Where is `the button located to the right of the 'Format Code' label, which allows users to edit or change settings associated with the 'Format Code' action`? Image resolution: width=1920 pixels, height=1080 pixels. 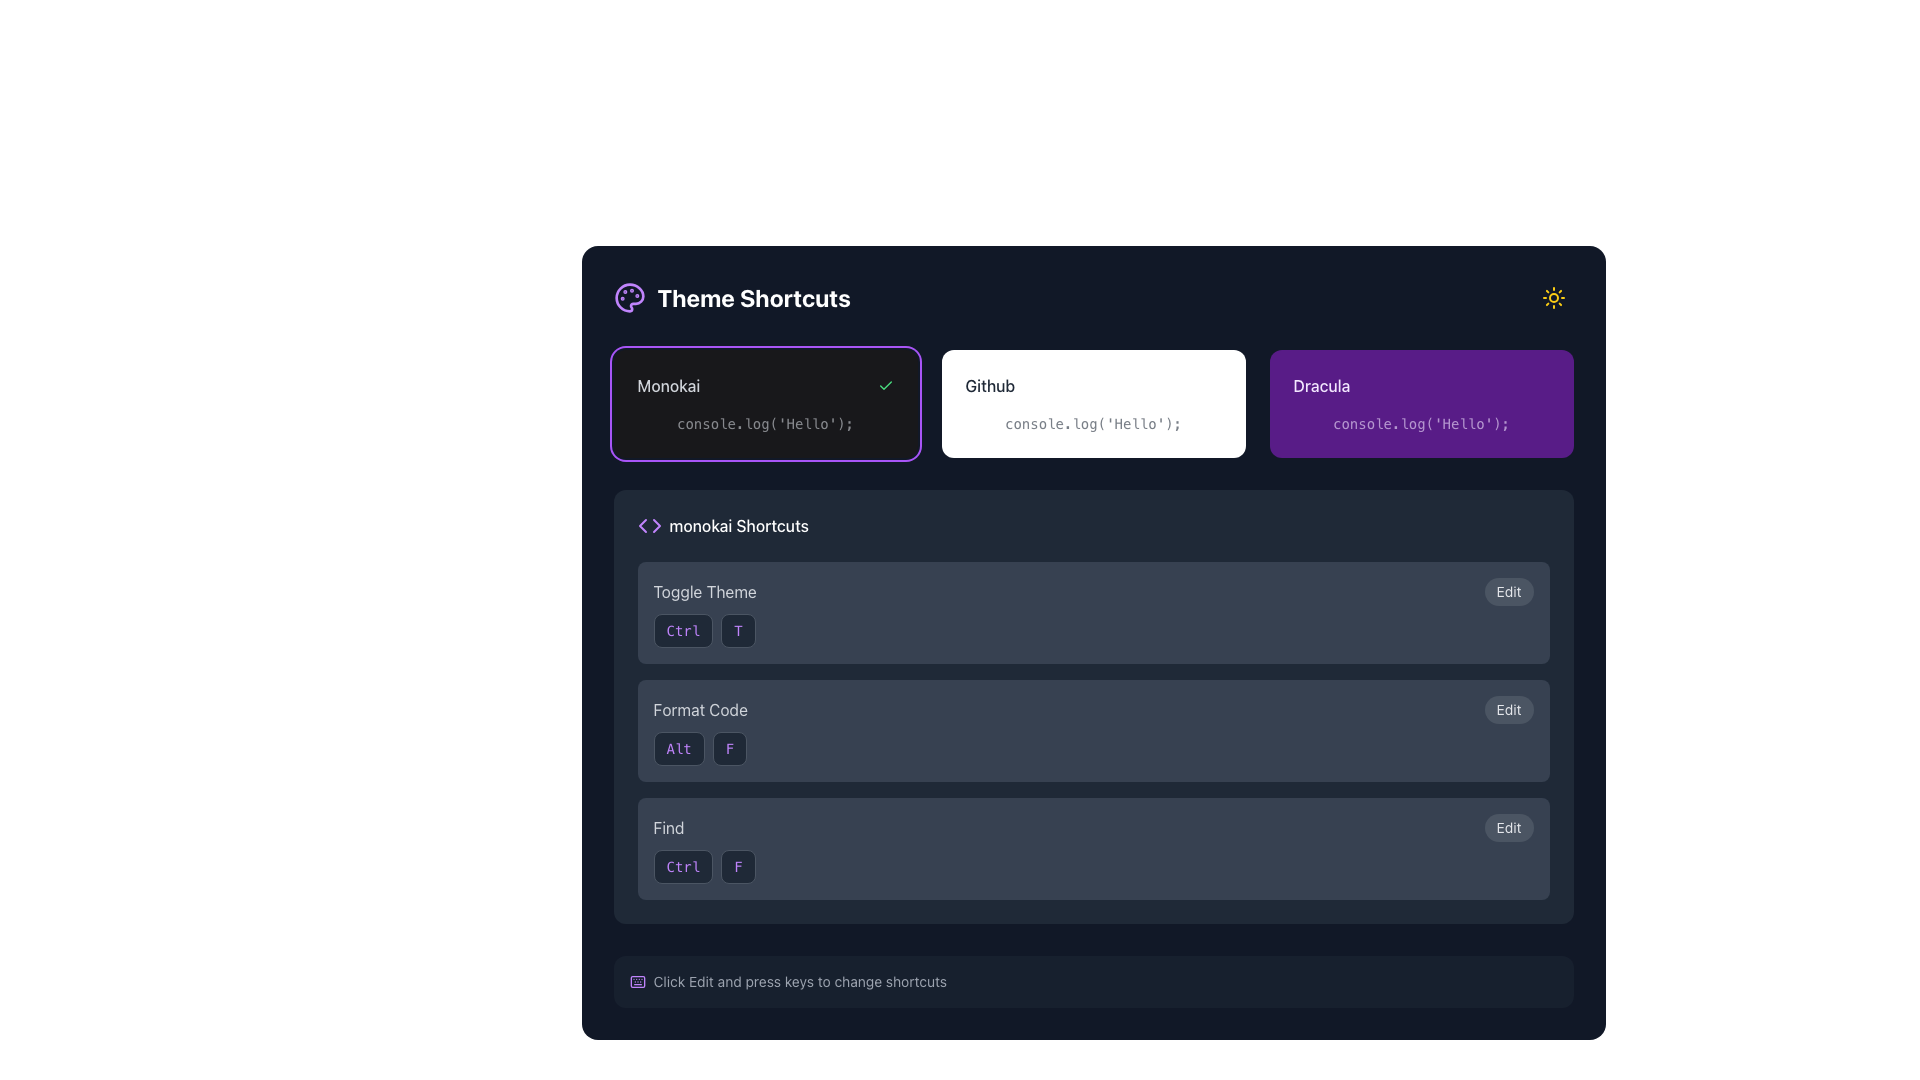 the button located to the right of the 'Format Code' label, which allows users to edit or change settings associated with the 'Format Code' action is located at coordinates (1509, 708).